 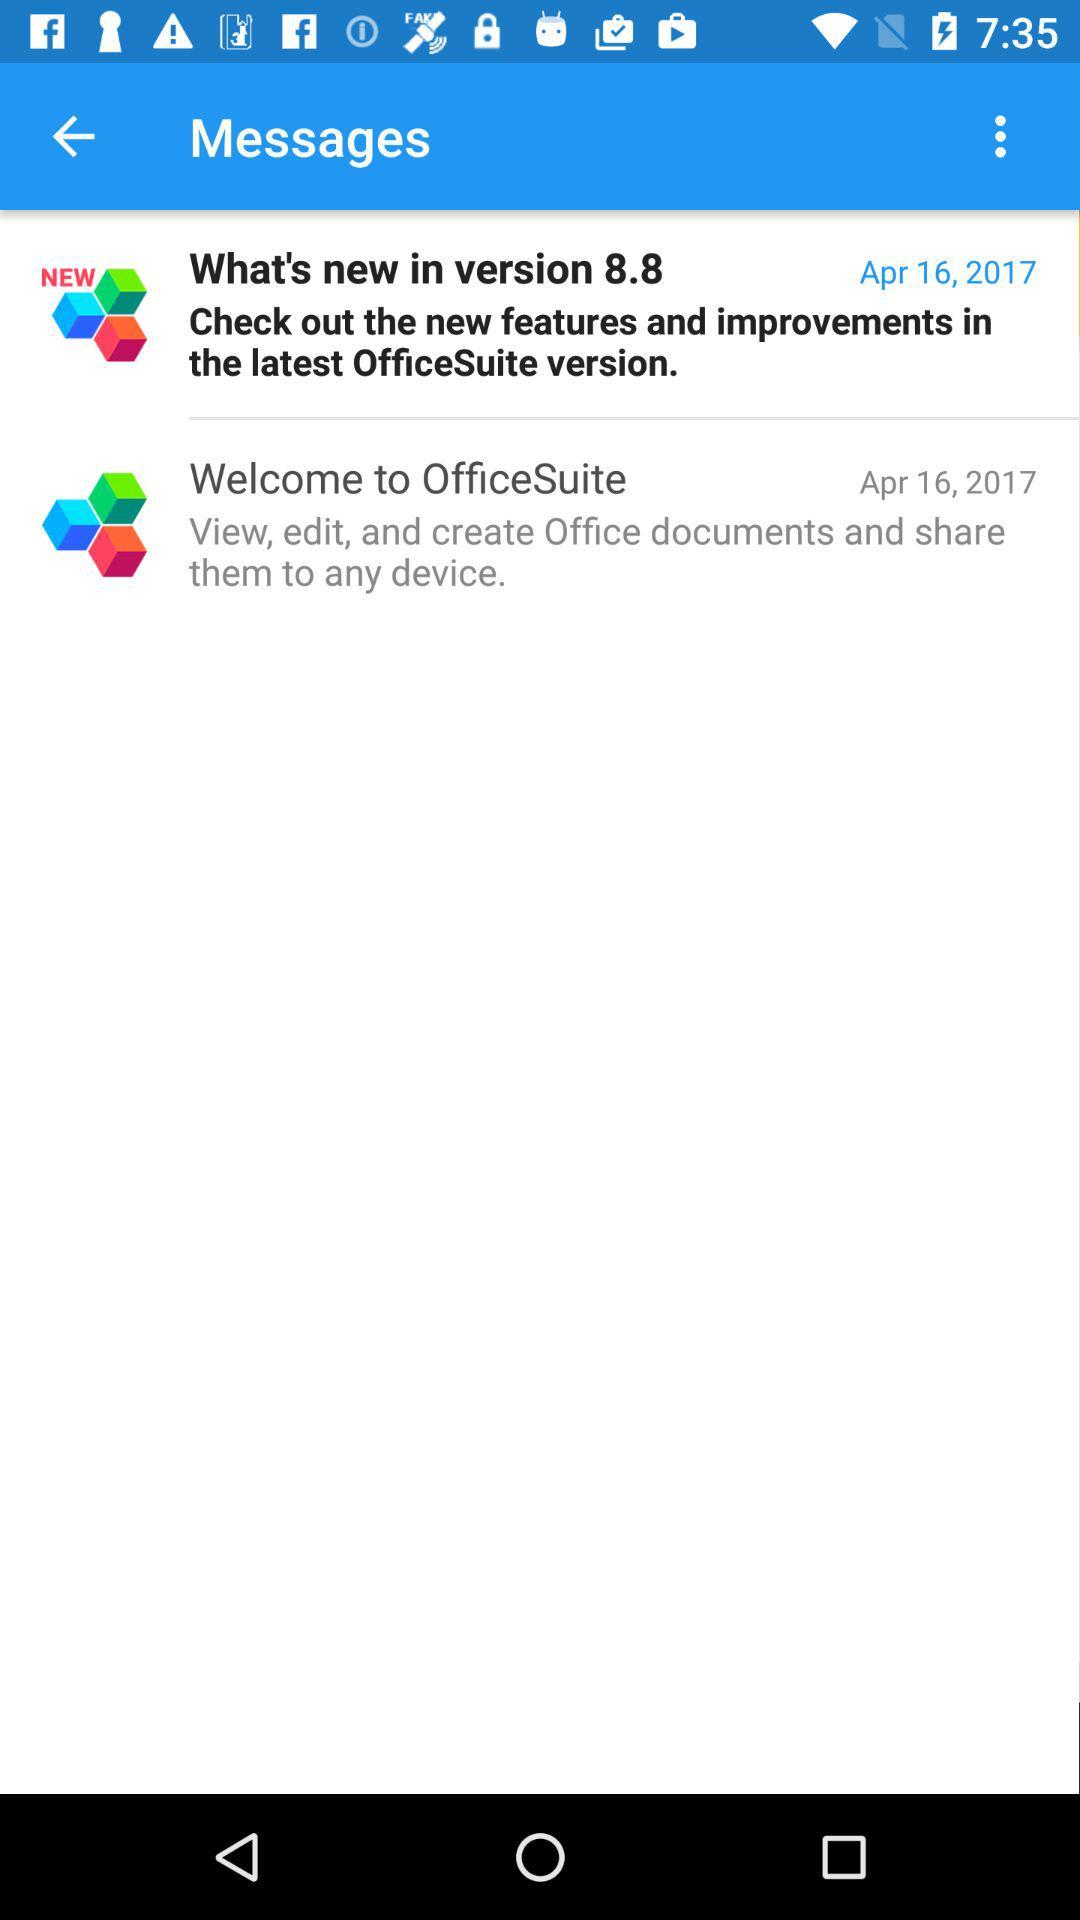 What do you see at coordinates (72, 135) in the screenshot?
I see `app to the left of messages` at bounding box center [72, 135].